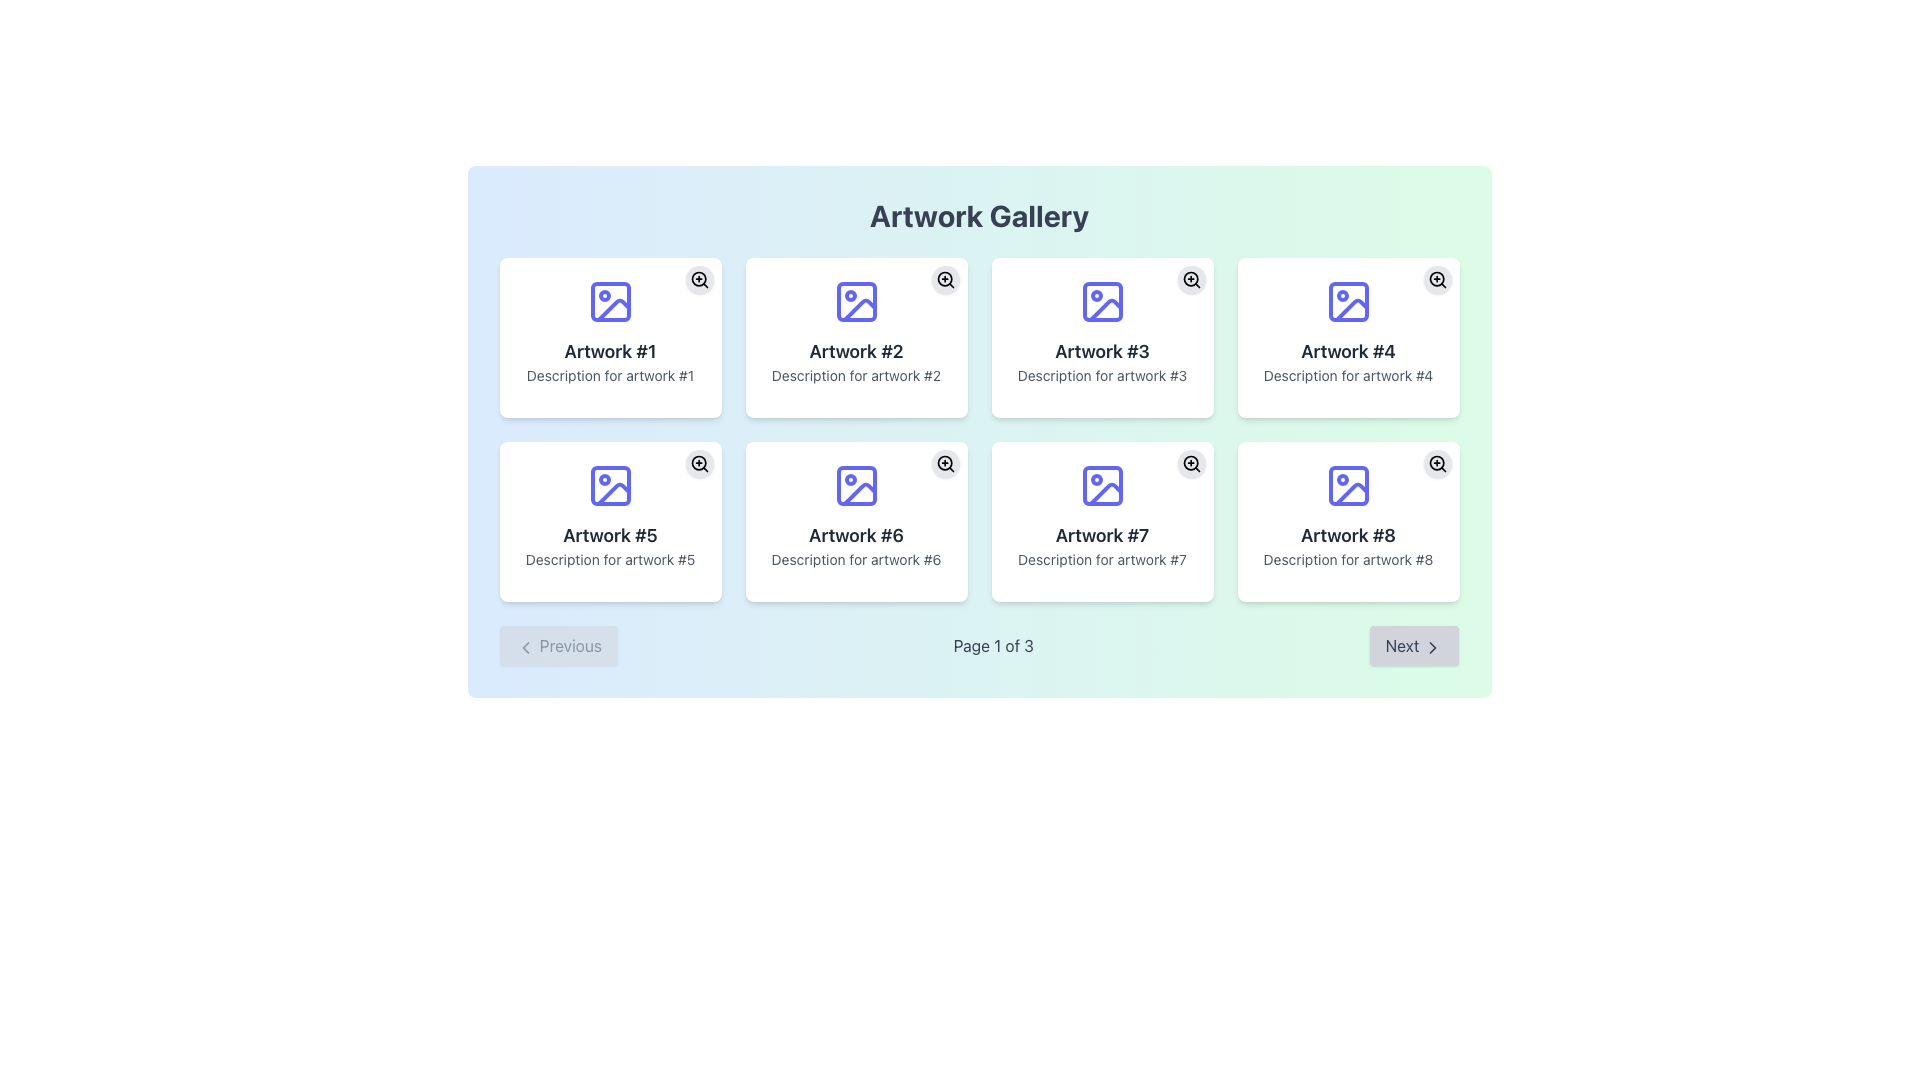  Describe the element at coordinates (609, 559) in the screenshot. I see `the text label that displays 'Description for artwork #5', which is styled with a small font size in gray and positioned beneath the title 'Artwork #5' inside a white card` at that location.